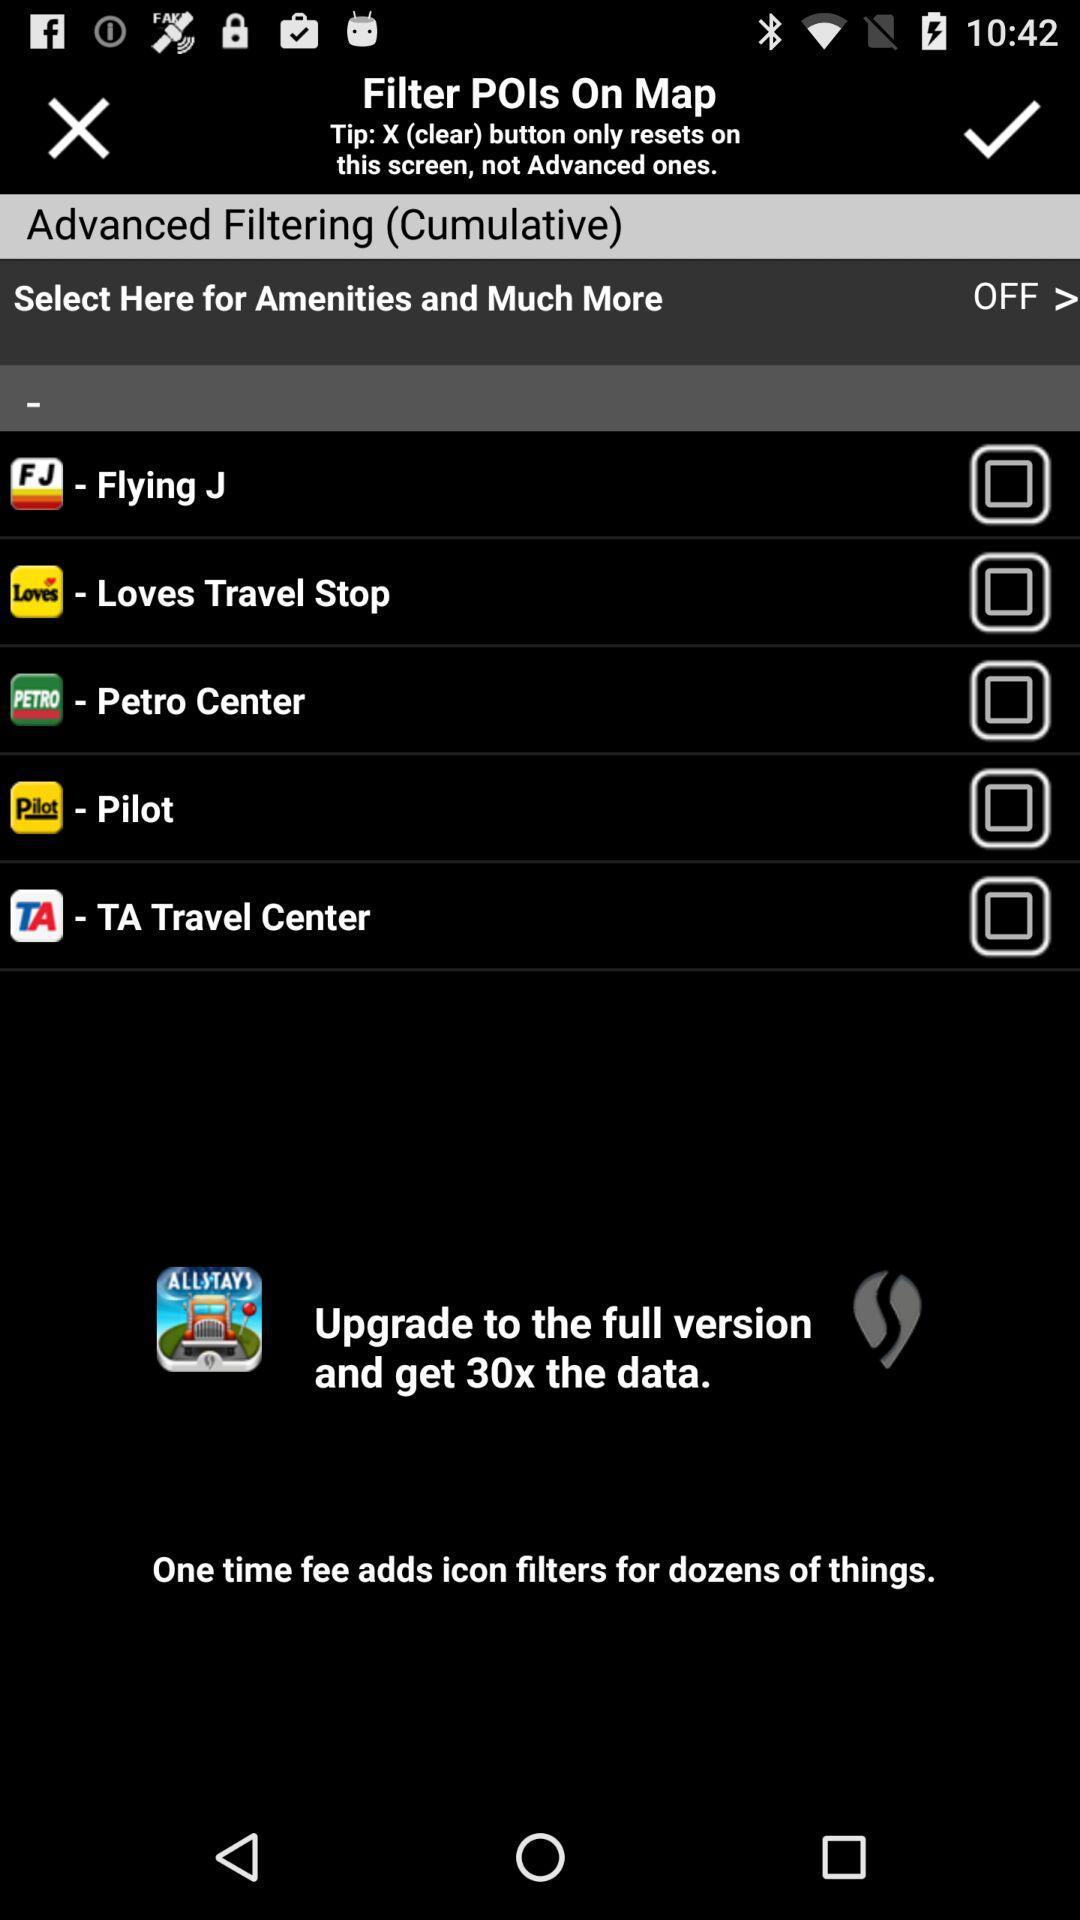 The width and height of the screenshot is (1080, 1920). What do you see at coordinates (37, 484) in the screenshot?
I see `the logo of flying j` at bounding box center [37, 484].